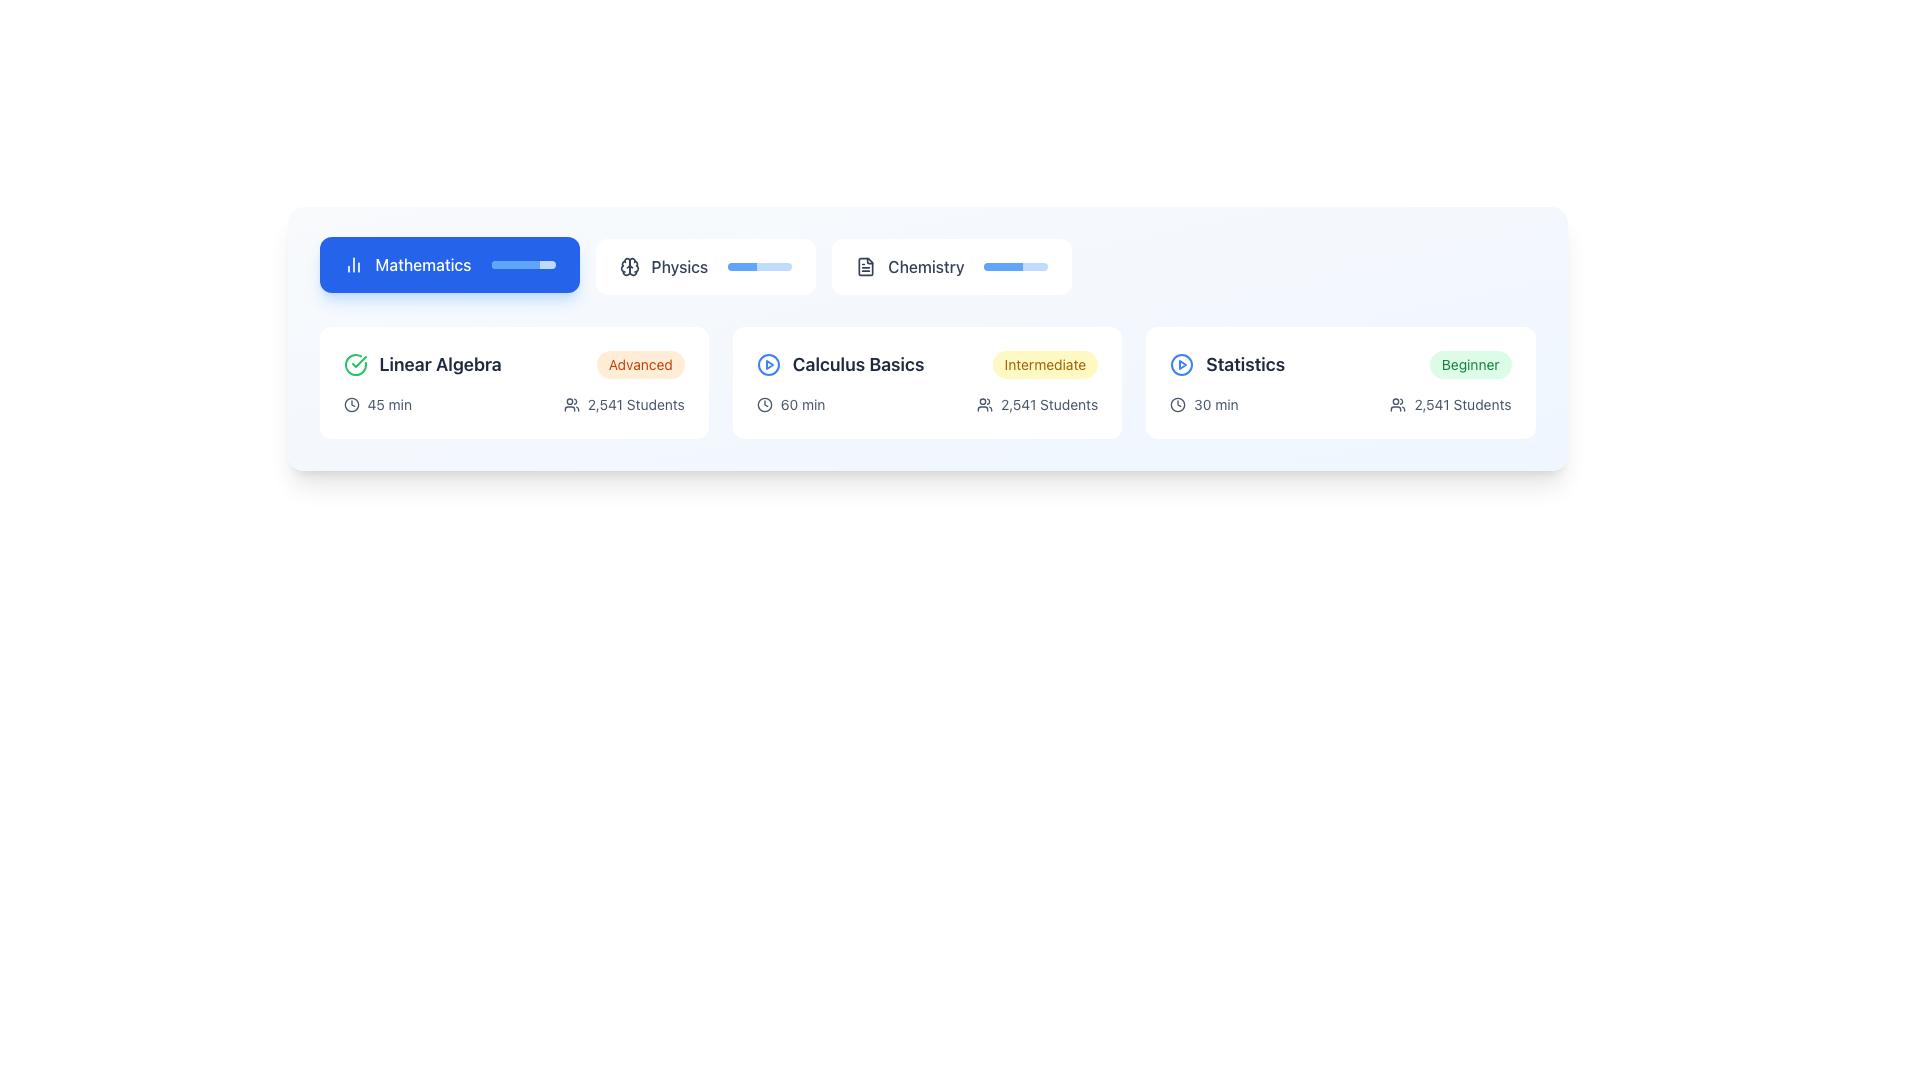 The width and height of the screenshot is (1920, 1080). I want to click on the information displayed in the Text Label that indicates the course duration of '30 minutes', located in the 'Statistics' section beneath the title and next to a clock icon, so click(1215, 405).